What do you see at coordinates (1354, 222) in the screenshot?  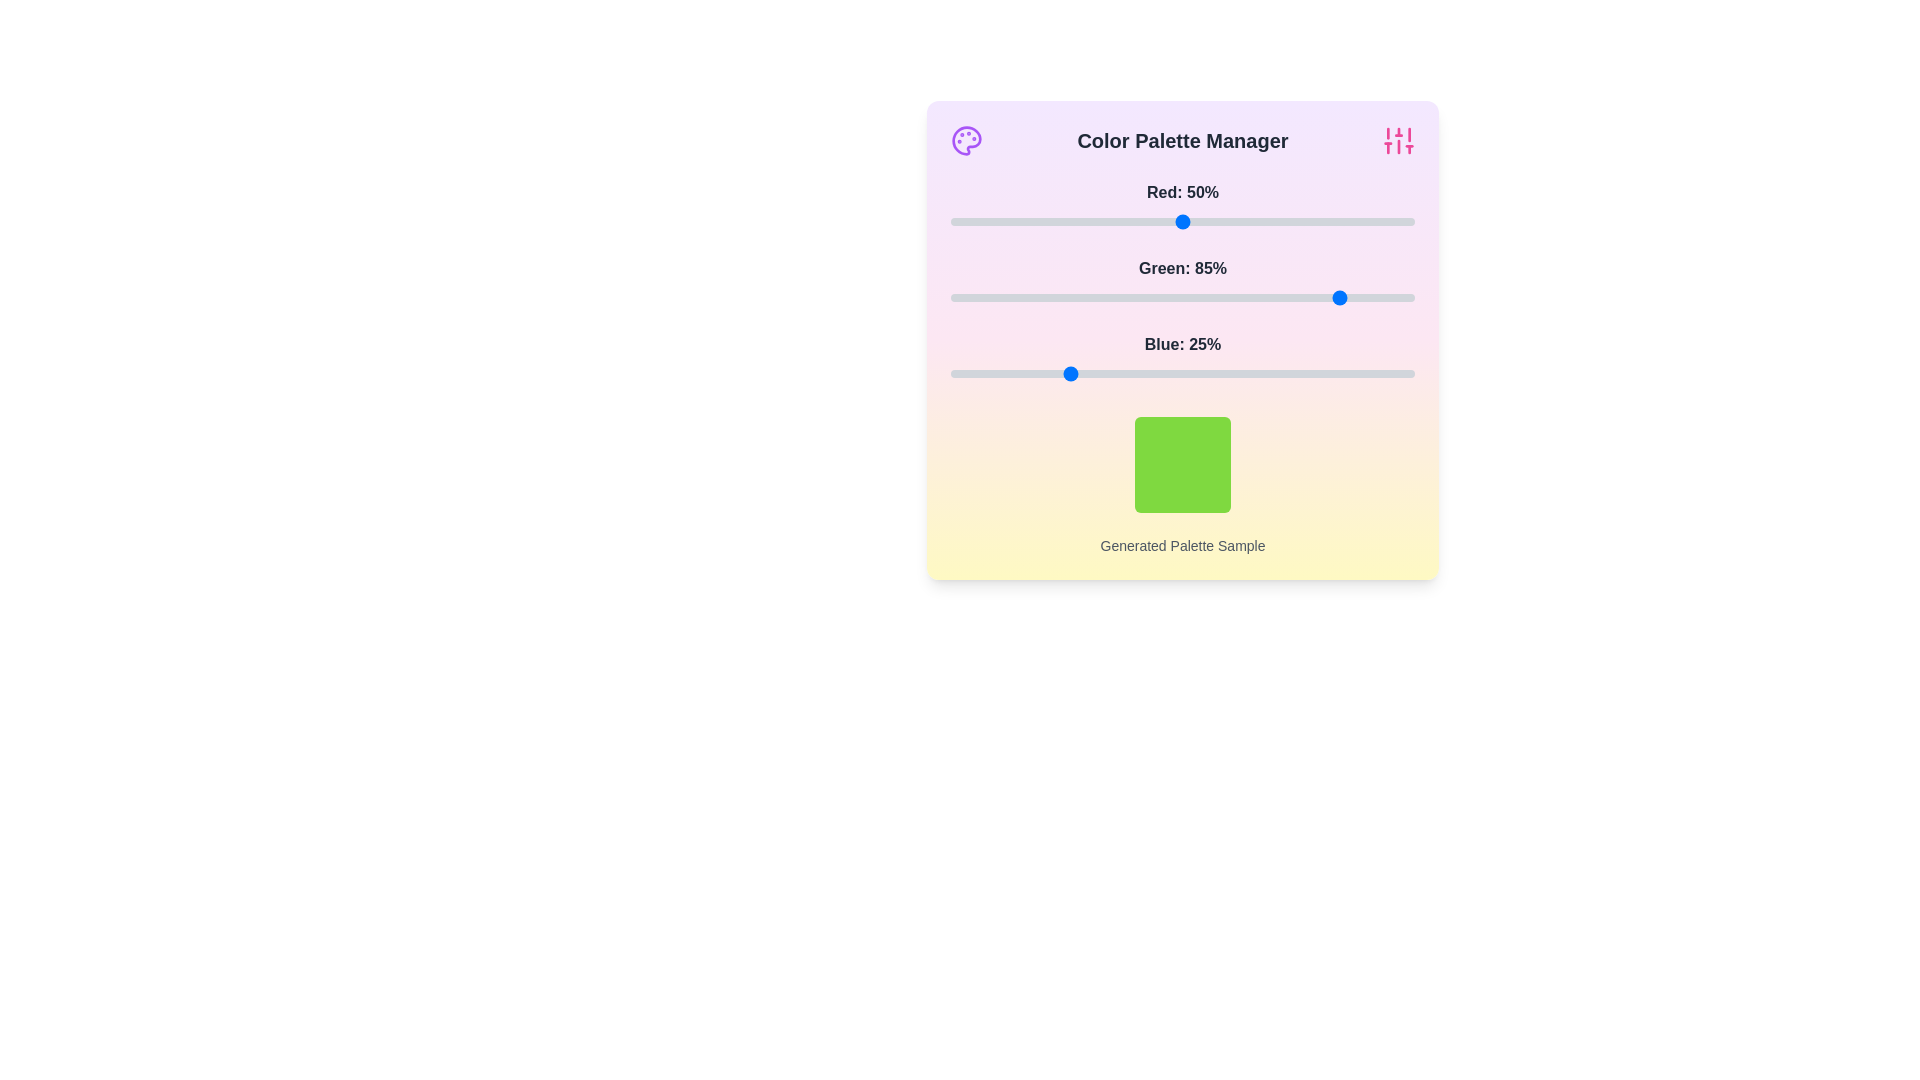 I see `the 0 slider to 87% to observe the updated color sample box` at bounding box center [1354, 222].